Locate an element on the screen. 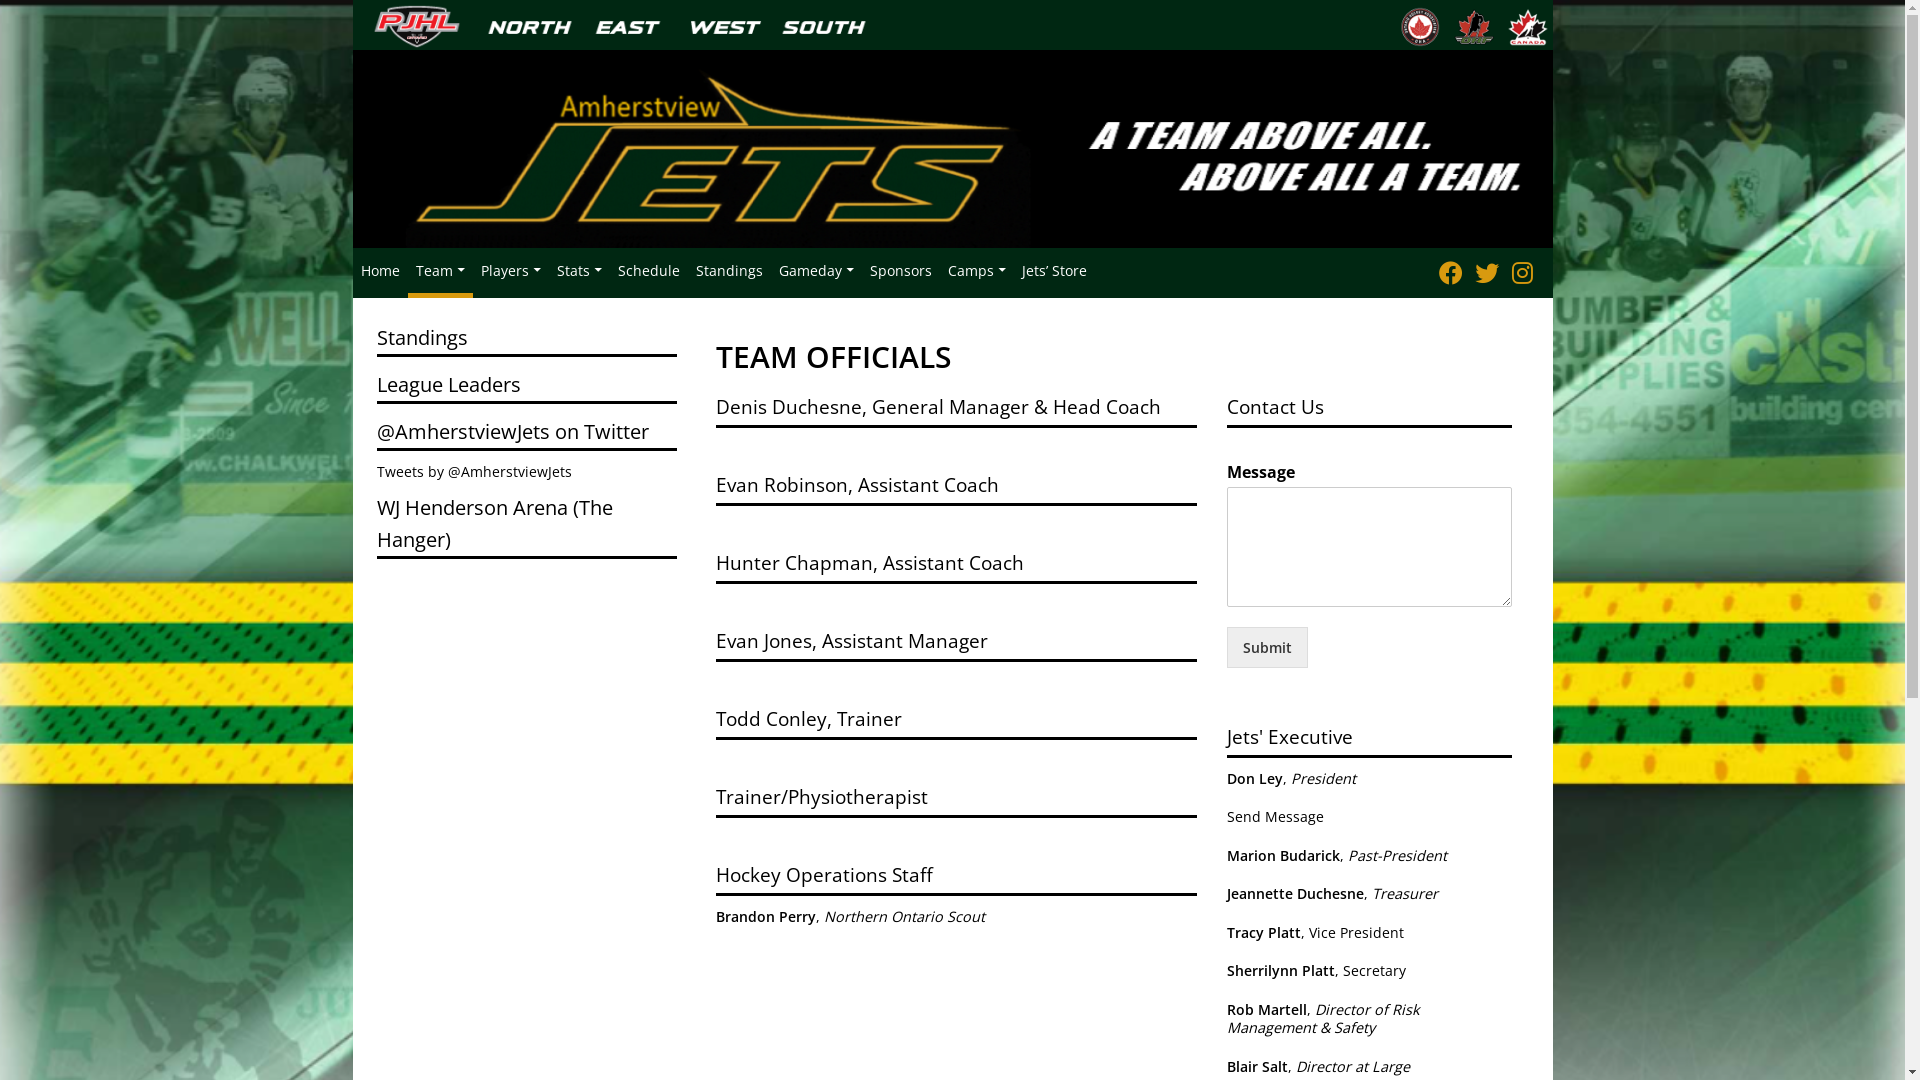  'Tweets by @AmherstviewJets' is located at coordinates (472, 471).